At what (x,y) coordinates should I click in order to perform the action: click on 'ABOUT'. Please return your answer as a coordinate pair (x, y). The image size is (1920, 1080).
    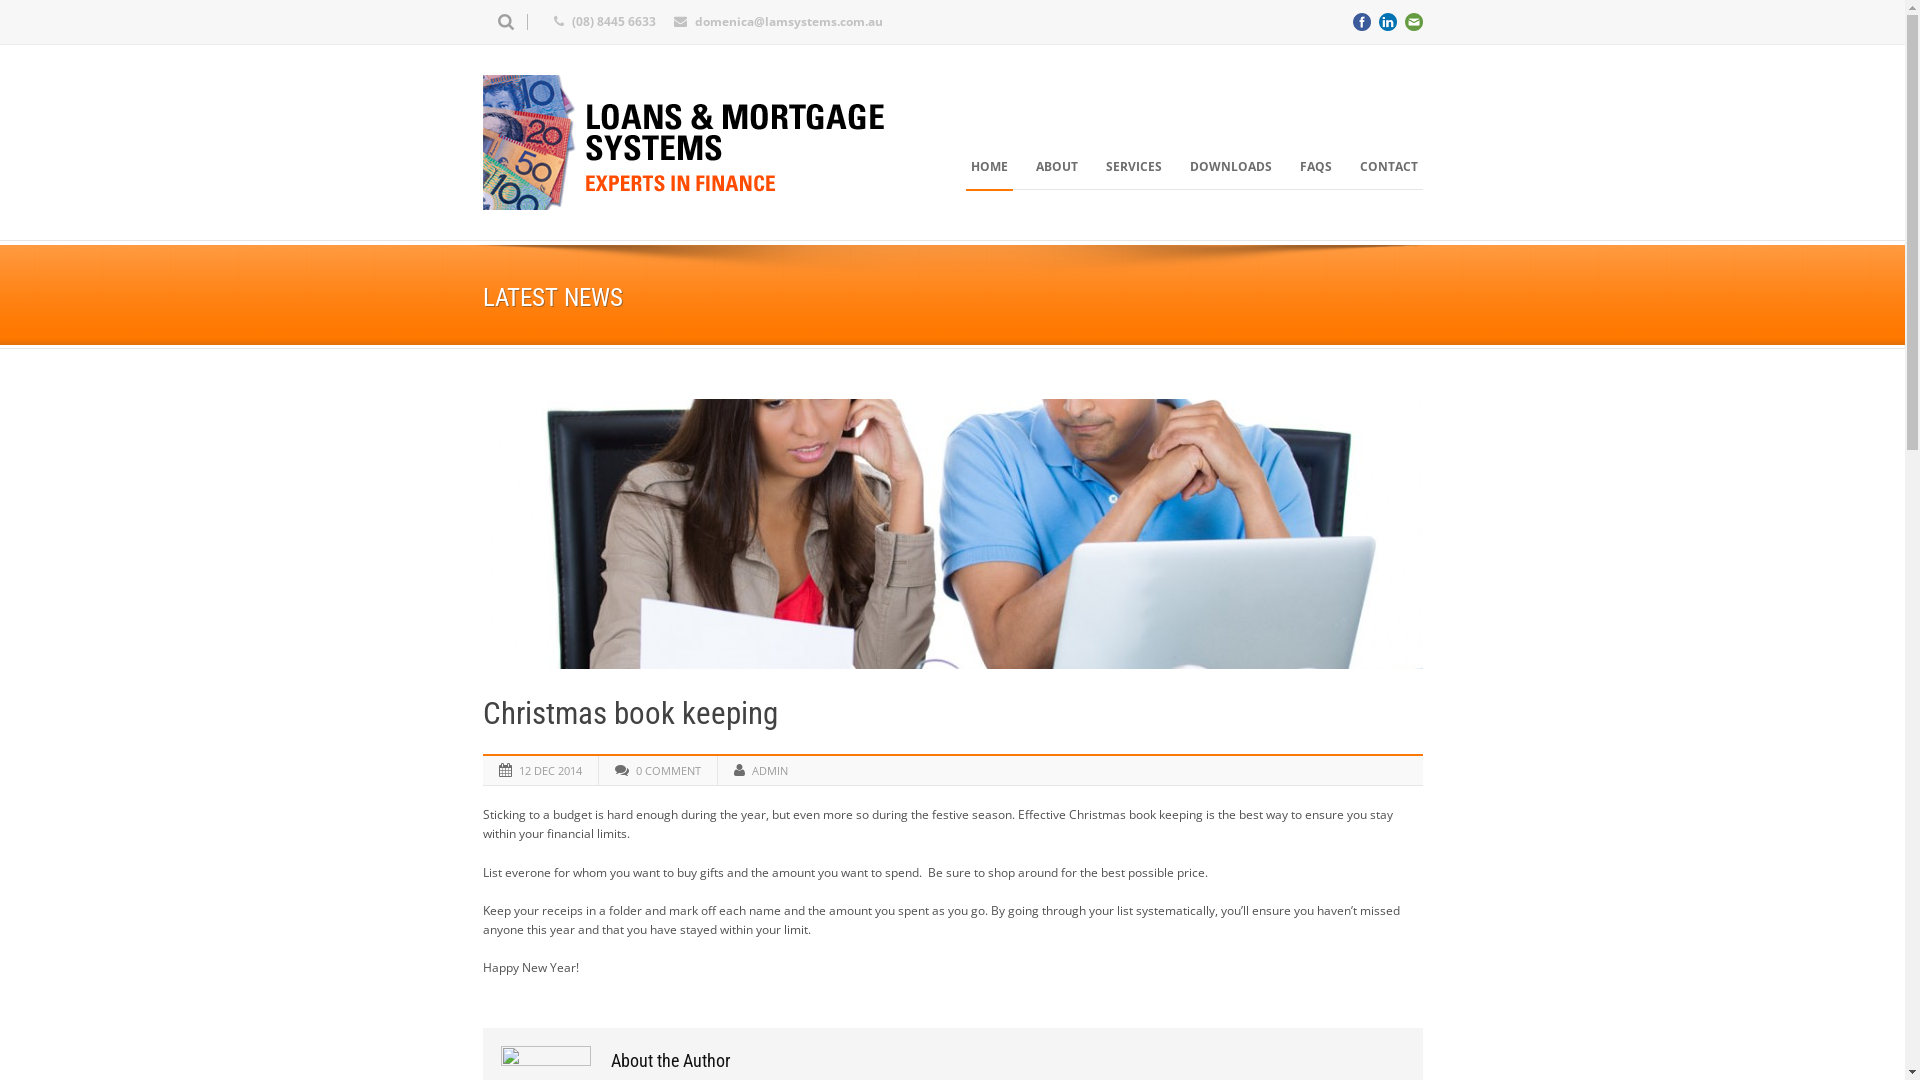
    Looking at the image, I should click on (1055, 165).